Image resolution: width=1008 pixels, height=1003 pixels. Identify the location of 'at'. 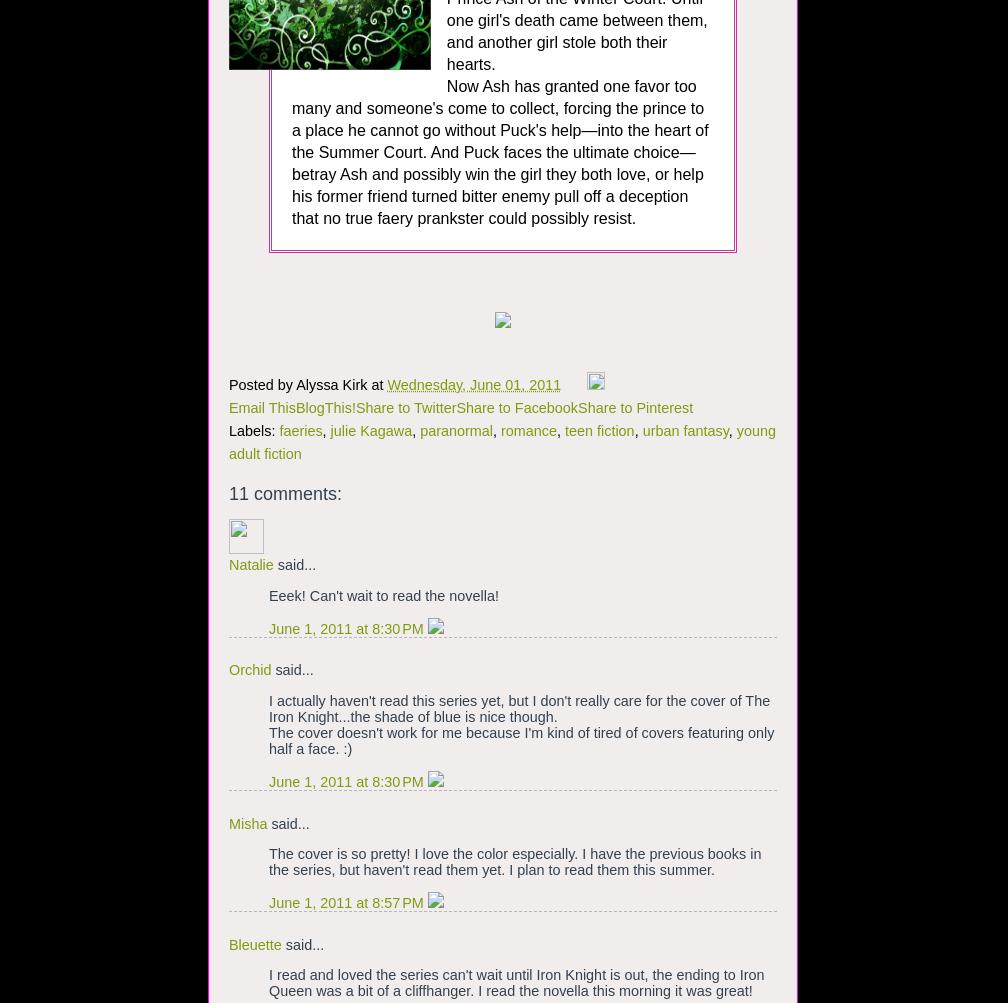
(379, 383).